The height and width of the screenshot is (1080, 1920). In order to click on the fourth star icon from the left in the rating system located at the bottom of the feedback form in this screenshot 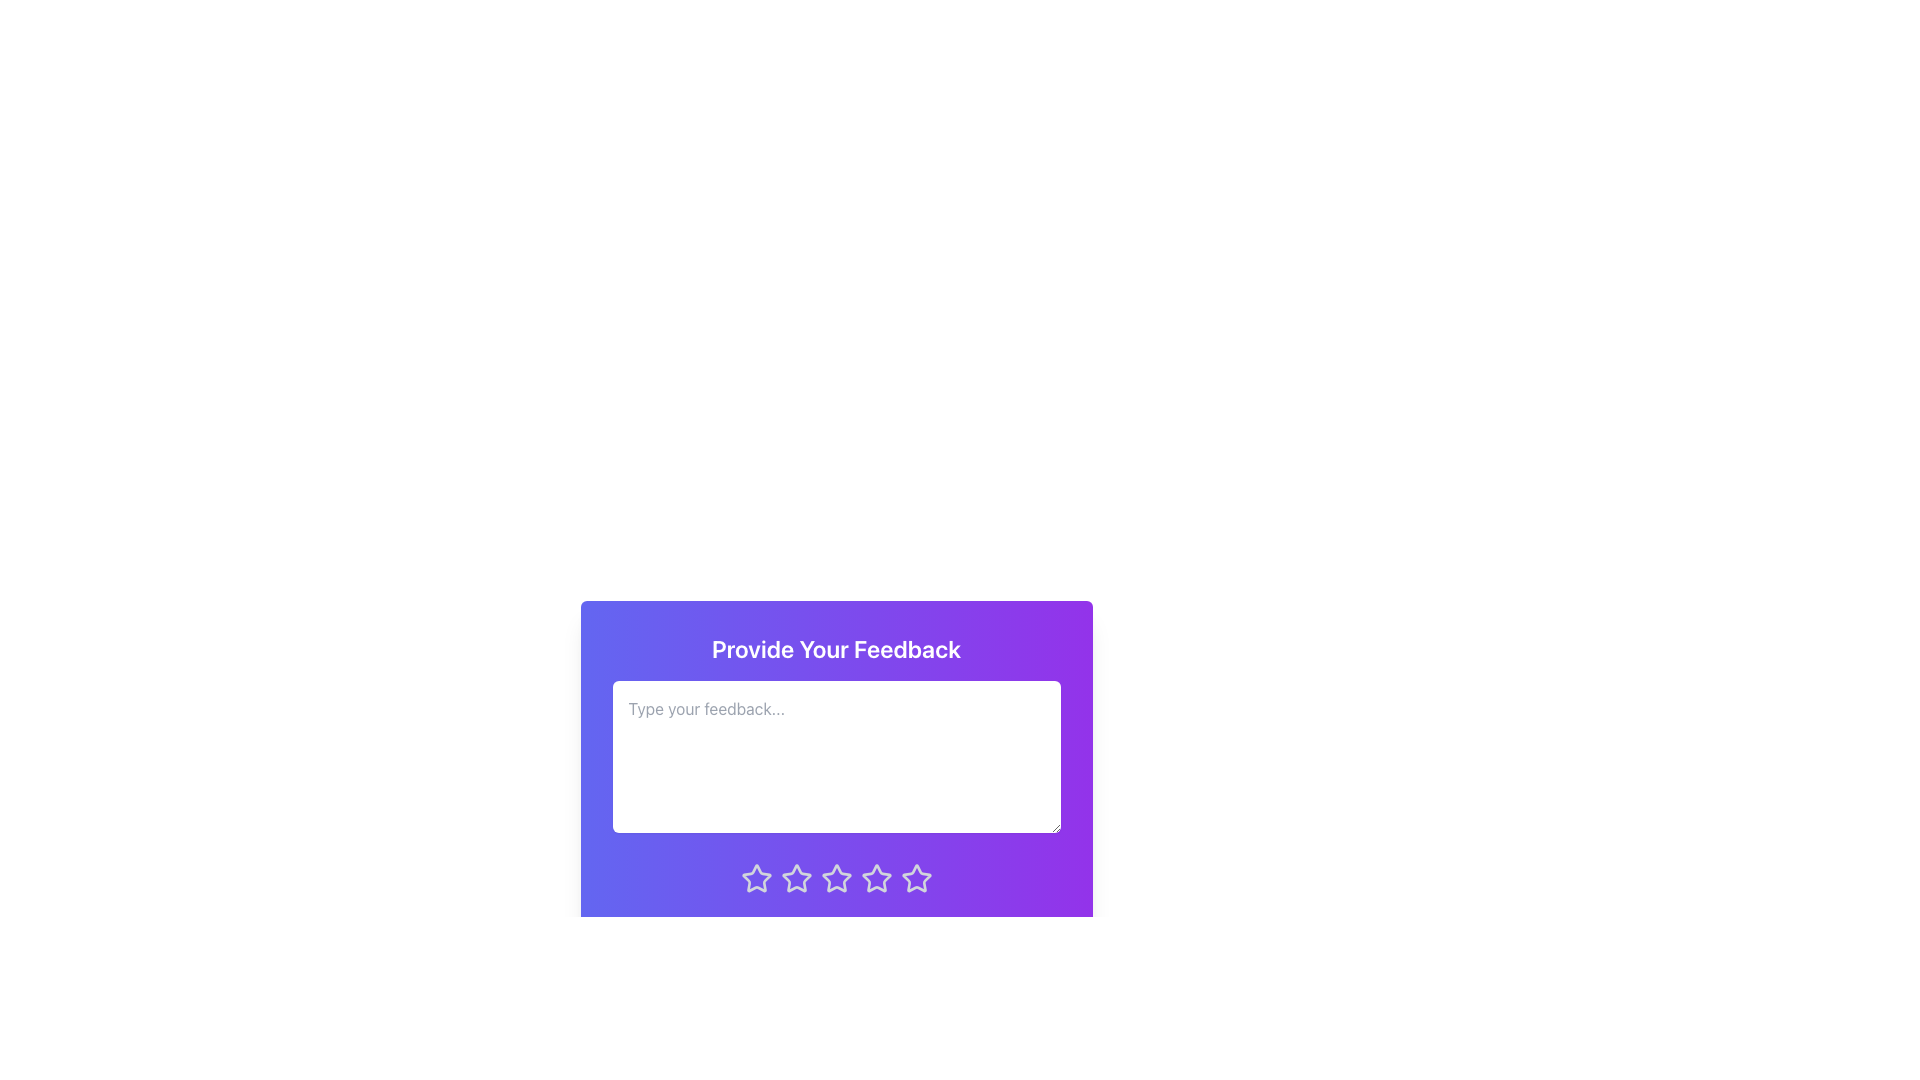, I will do `click(836, 878)`.